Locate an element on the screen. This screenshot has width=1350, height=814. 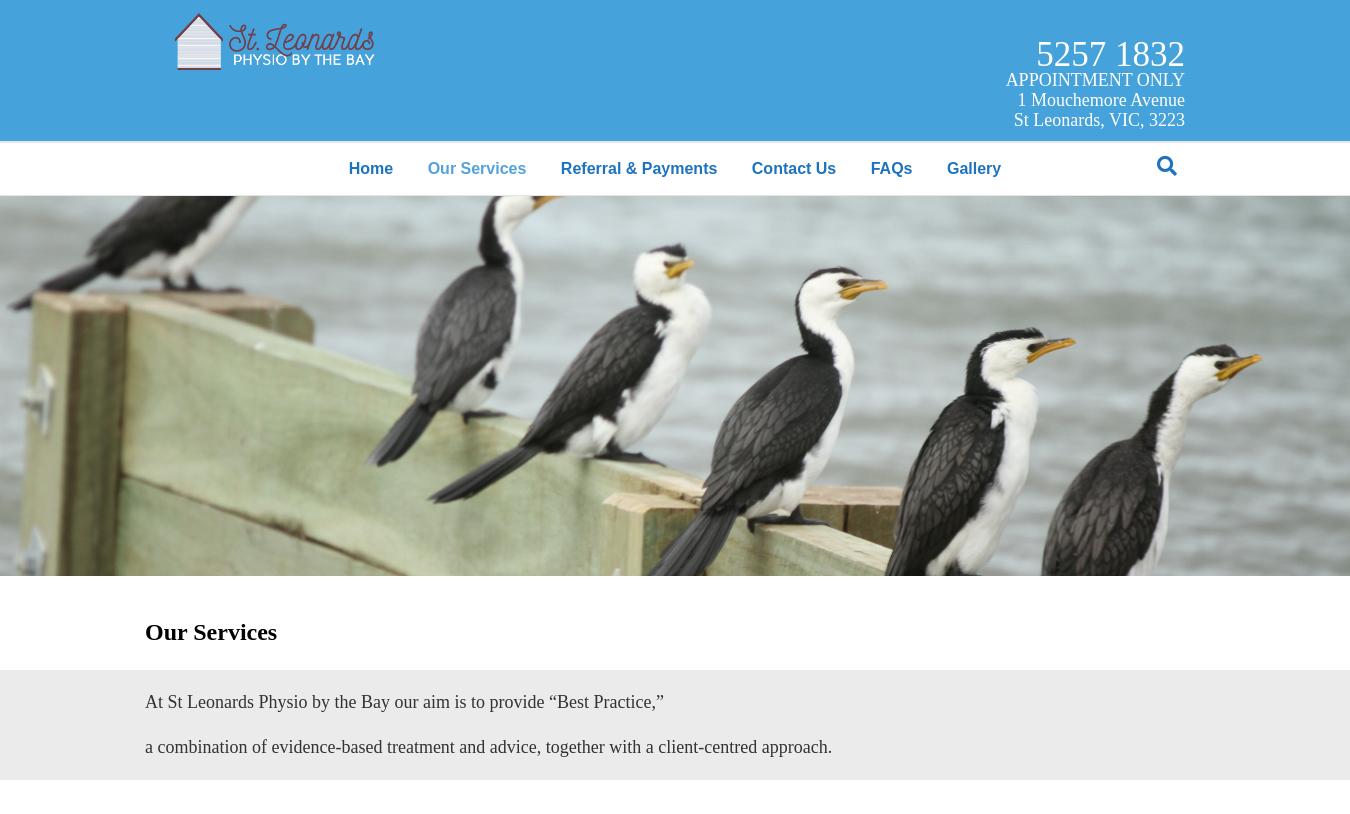
'a combination of evidence-based treatment and advice, together with a client-centred approach.' is located at coordinates (487, 747).